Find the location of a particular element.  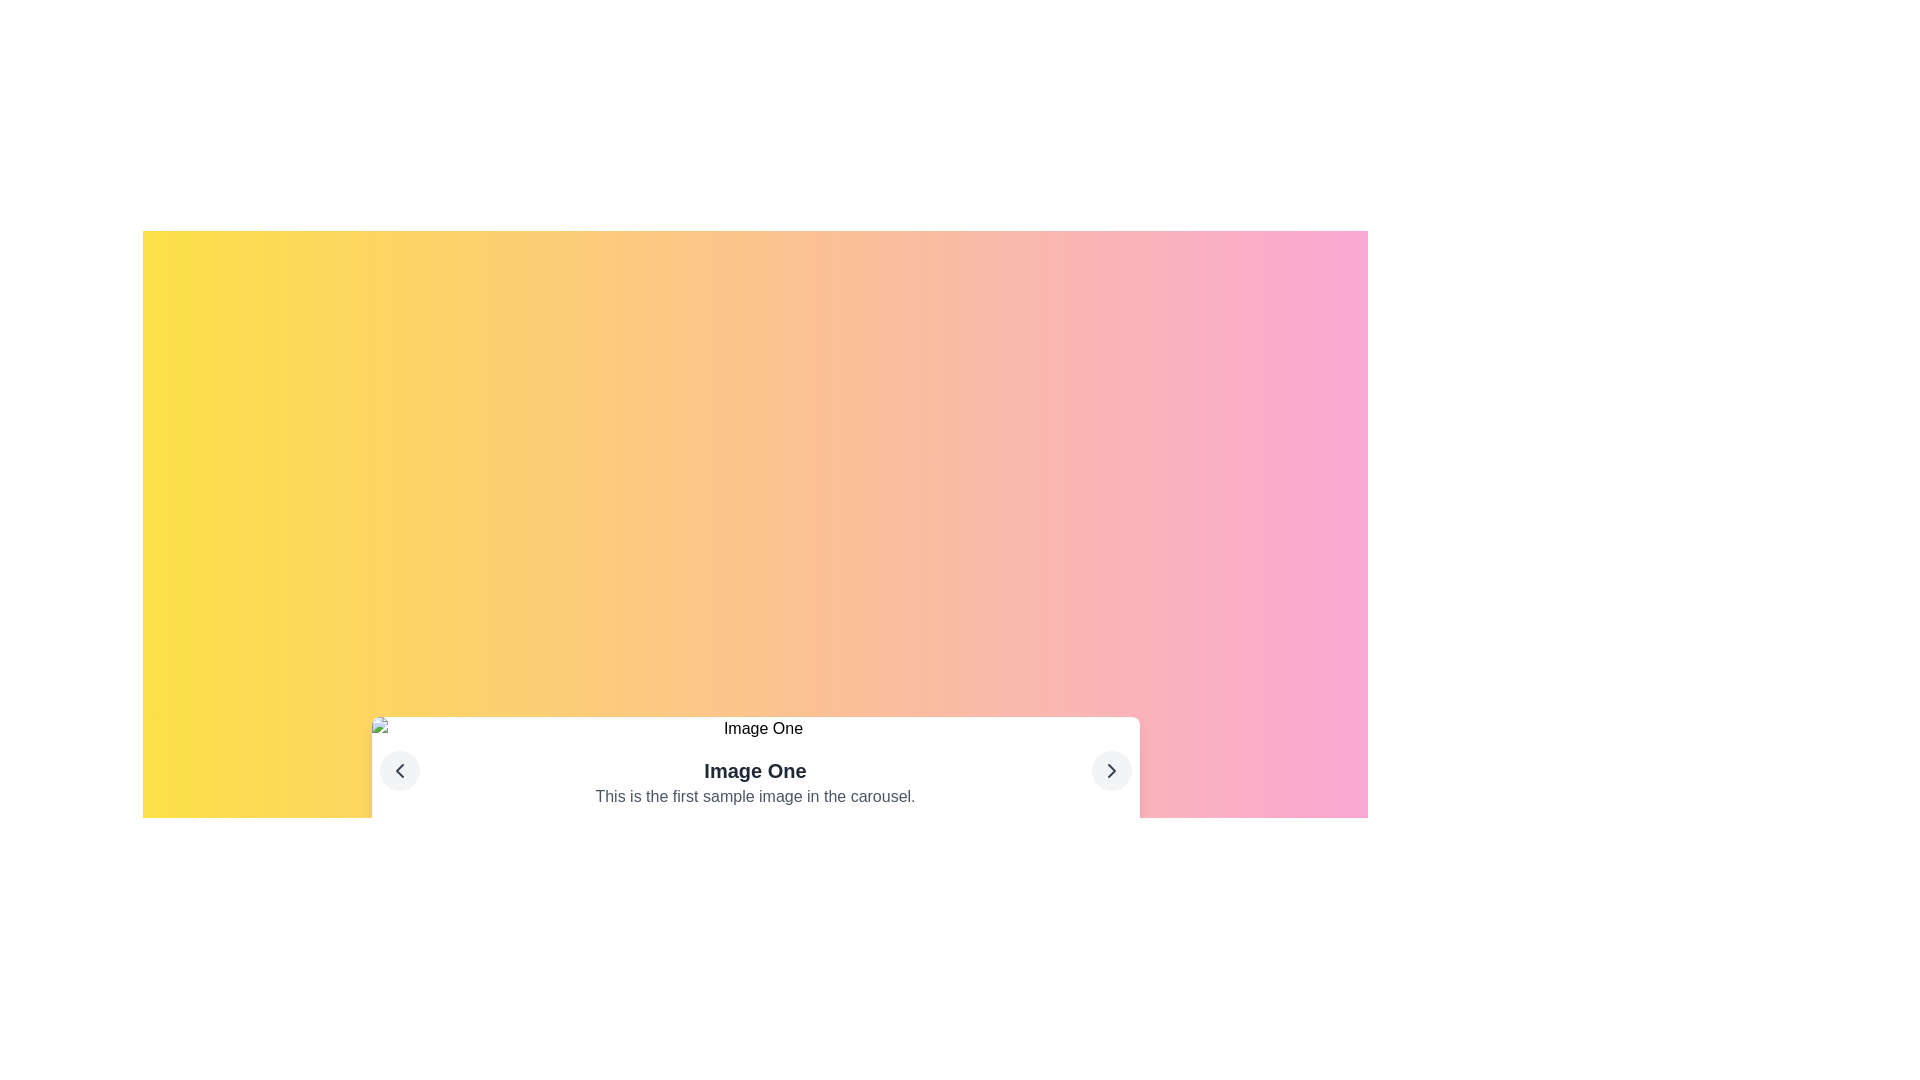

the static text element containing the sentence 'This is the first sample image in the carousel.' which is displayed below the title 'Image One' is located at coordinates (754, 796).